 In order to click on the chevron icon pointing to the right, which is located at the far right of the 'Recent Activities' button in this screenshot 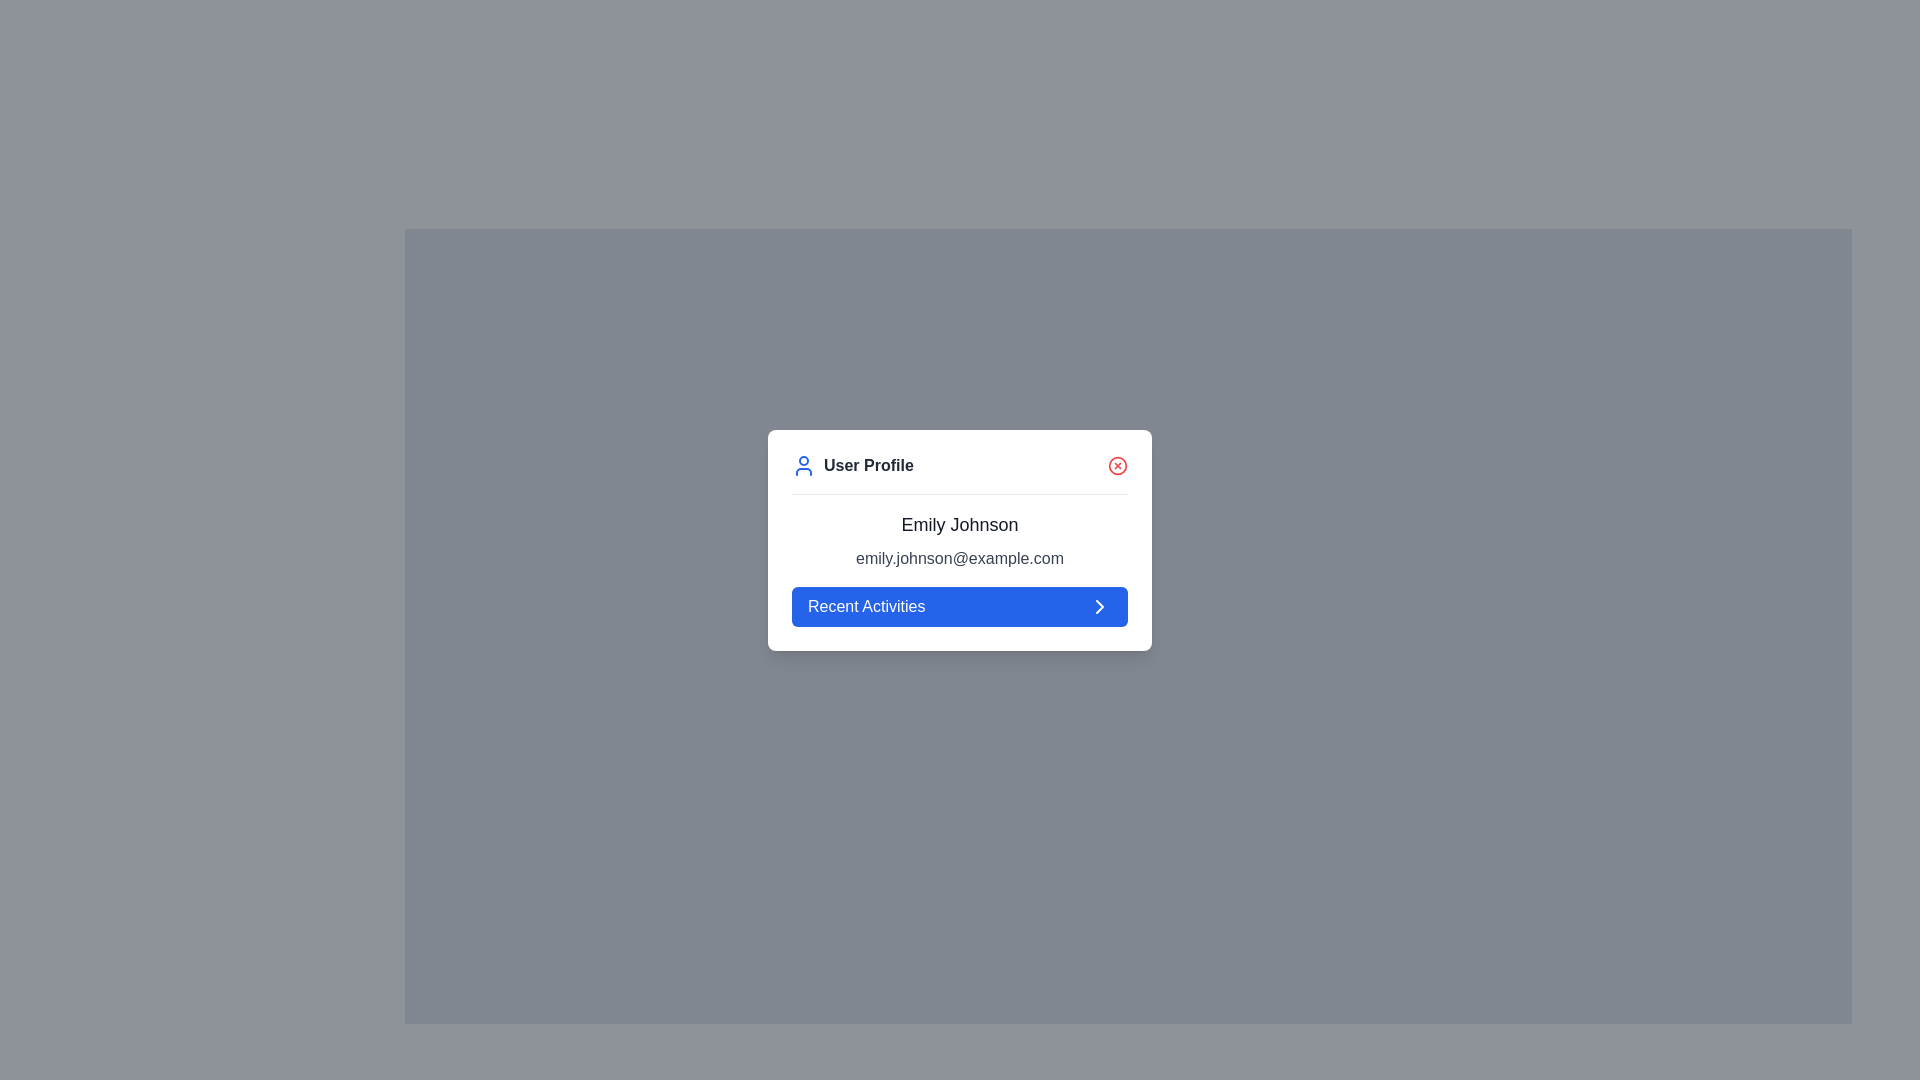, I will do `click(1098, 604)`.